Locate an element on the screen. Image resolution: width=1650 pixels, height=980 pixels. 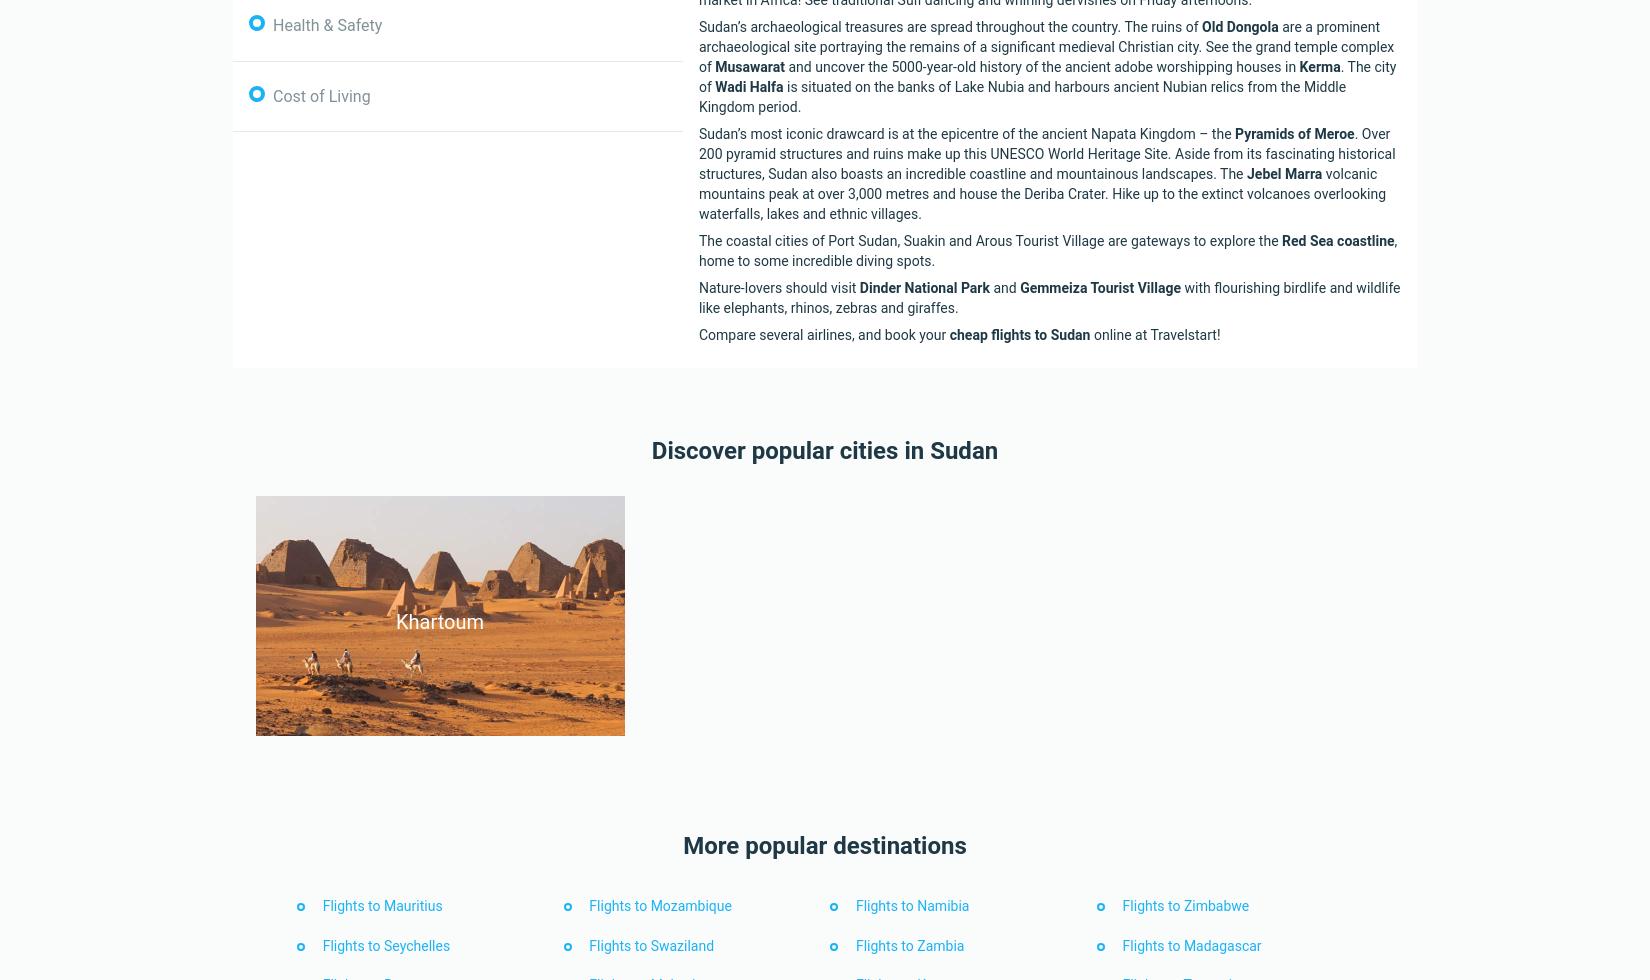
'cheap flights to Sudan' is located at coordinates (949, 333).